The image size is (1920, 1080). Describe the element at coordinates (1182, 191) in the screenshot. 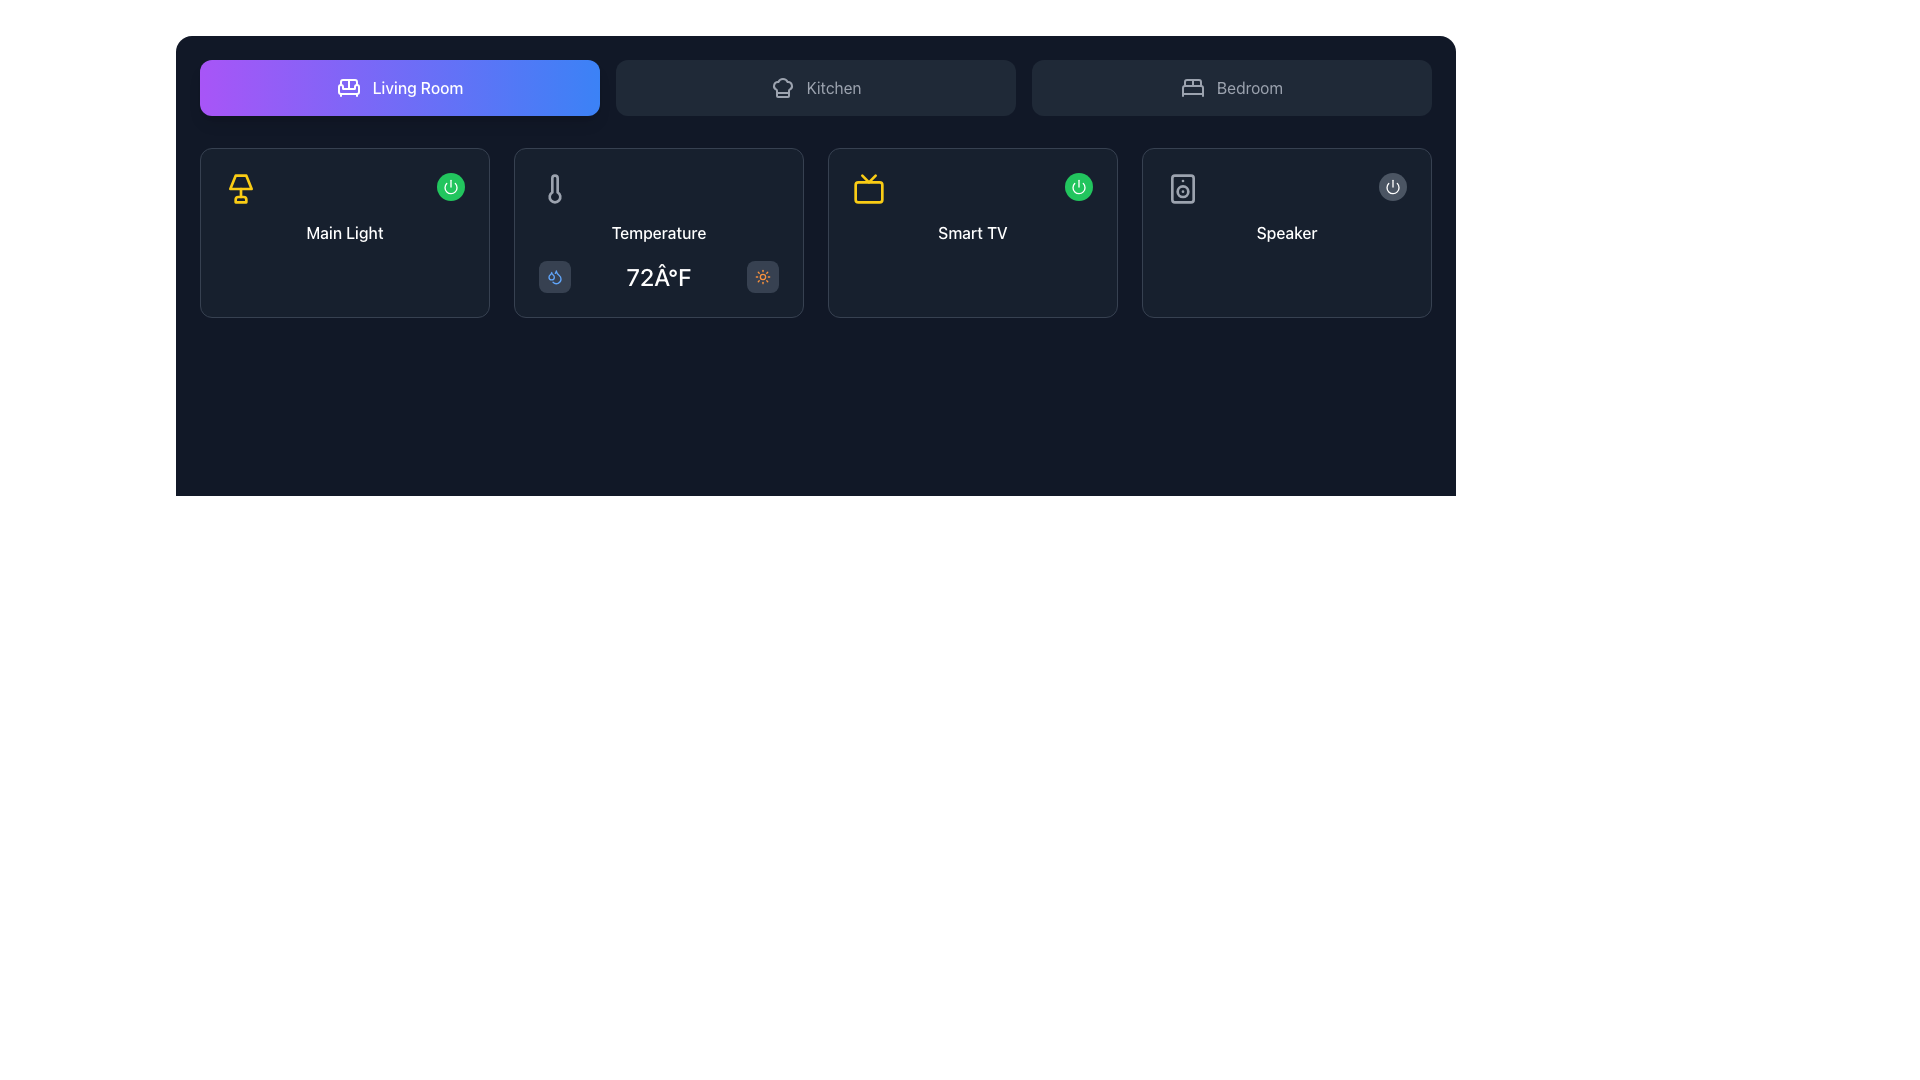

I see `the circular graphical component (SVG circle) that is part of the speaker's icon, located below the main horizontal bar featuring room categories` at that location.